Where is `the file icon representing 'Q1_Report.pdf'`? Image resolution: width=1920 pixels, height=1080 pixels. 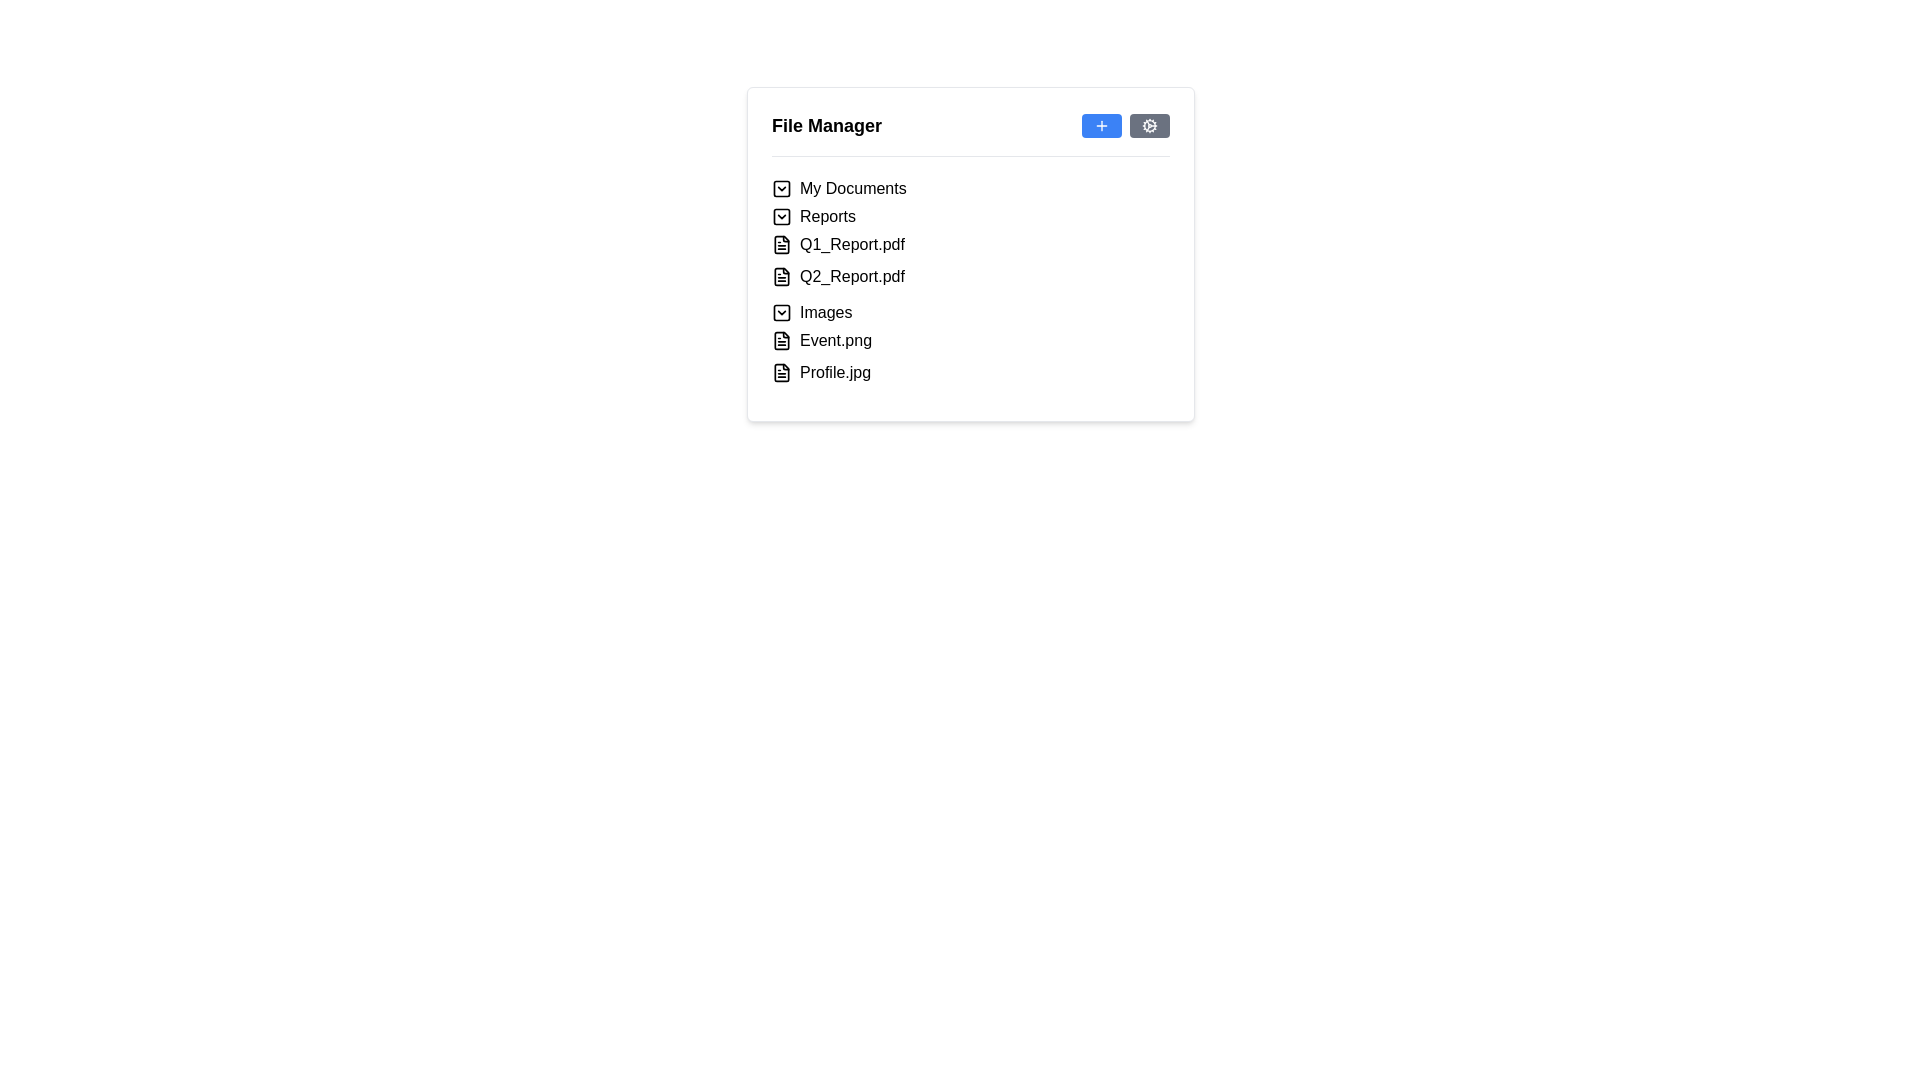
the file icon representing 'Q1_Report.pdf' is located at coordinates (781, 244).